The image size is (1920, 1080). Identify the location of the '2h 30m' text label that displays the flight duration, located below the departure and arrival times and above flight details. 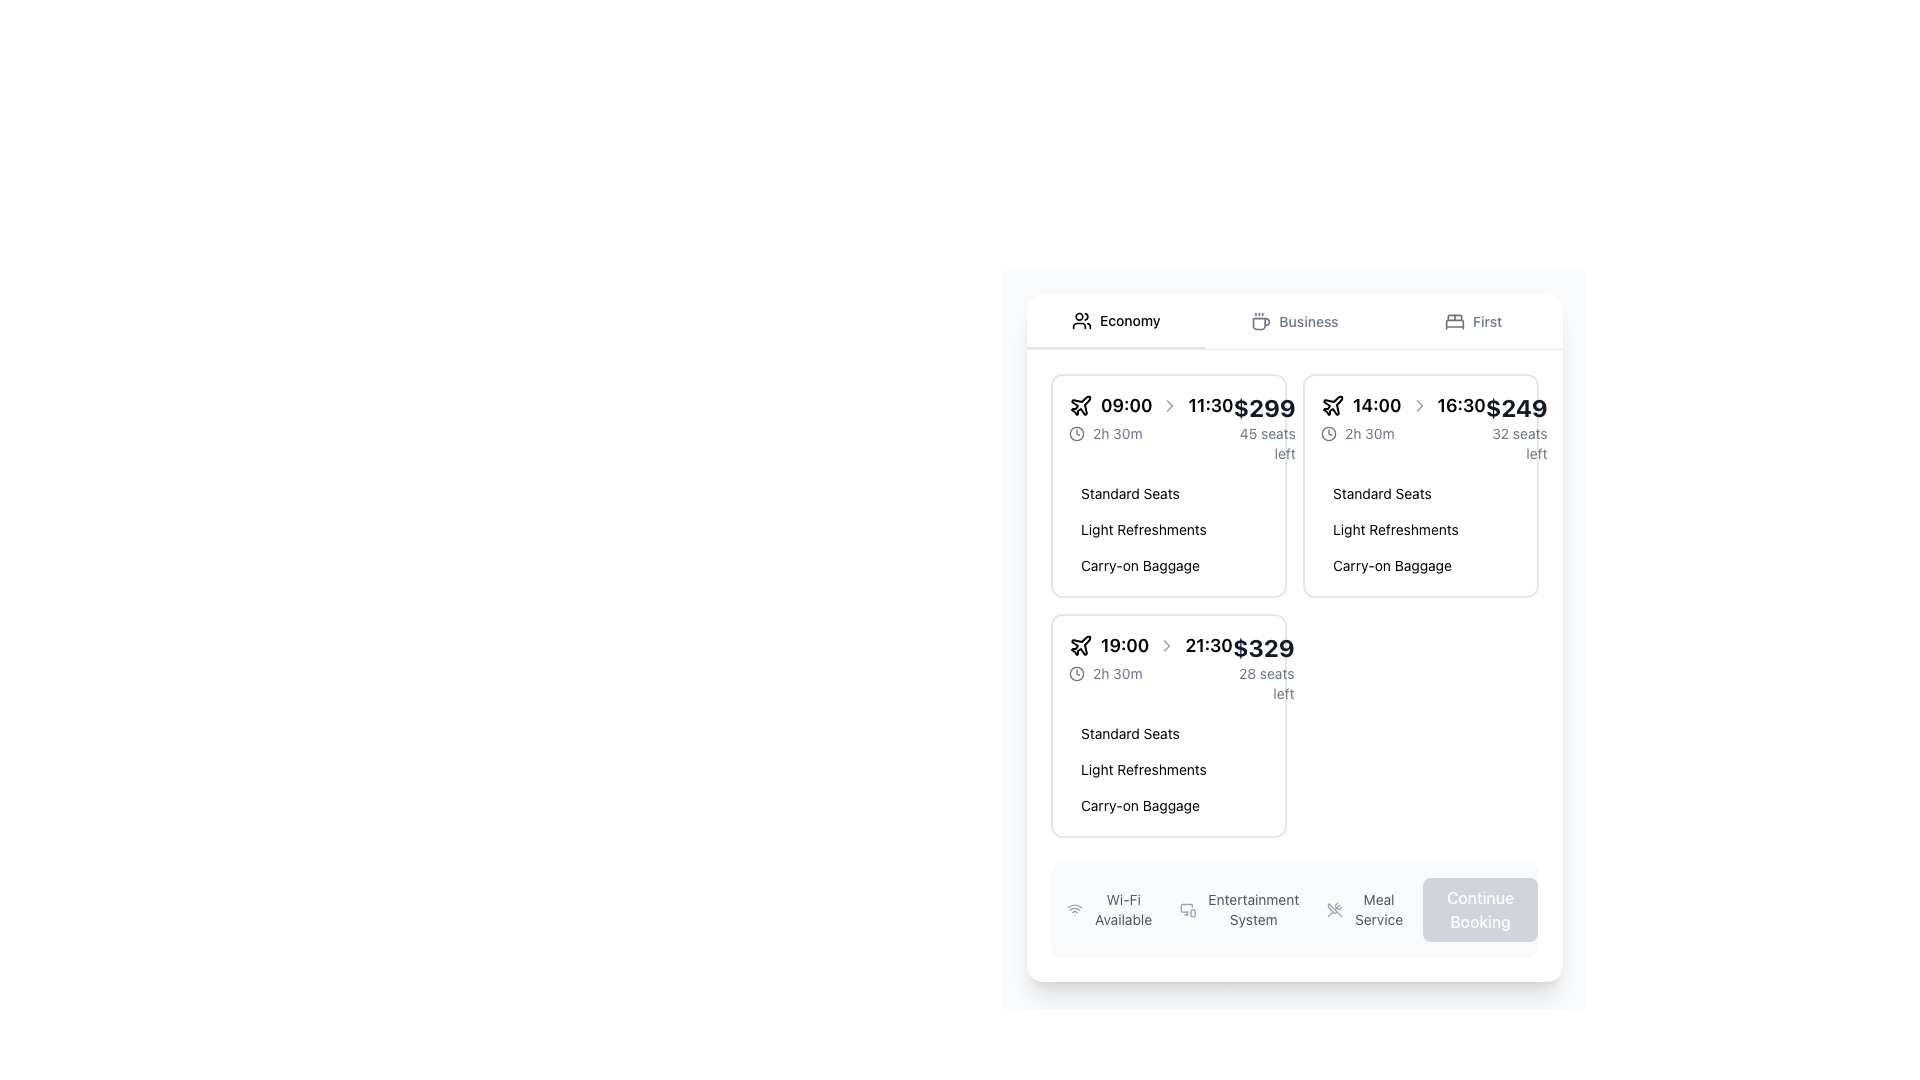
(1116, 674).